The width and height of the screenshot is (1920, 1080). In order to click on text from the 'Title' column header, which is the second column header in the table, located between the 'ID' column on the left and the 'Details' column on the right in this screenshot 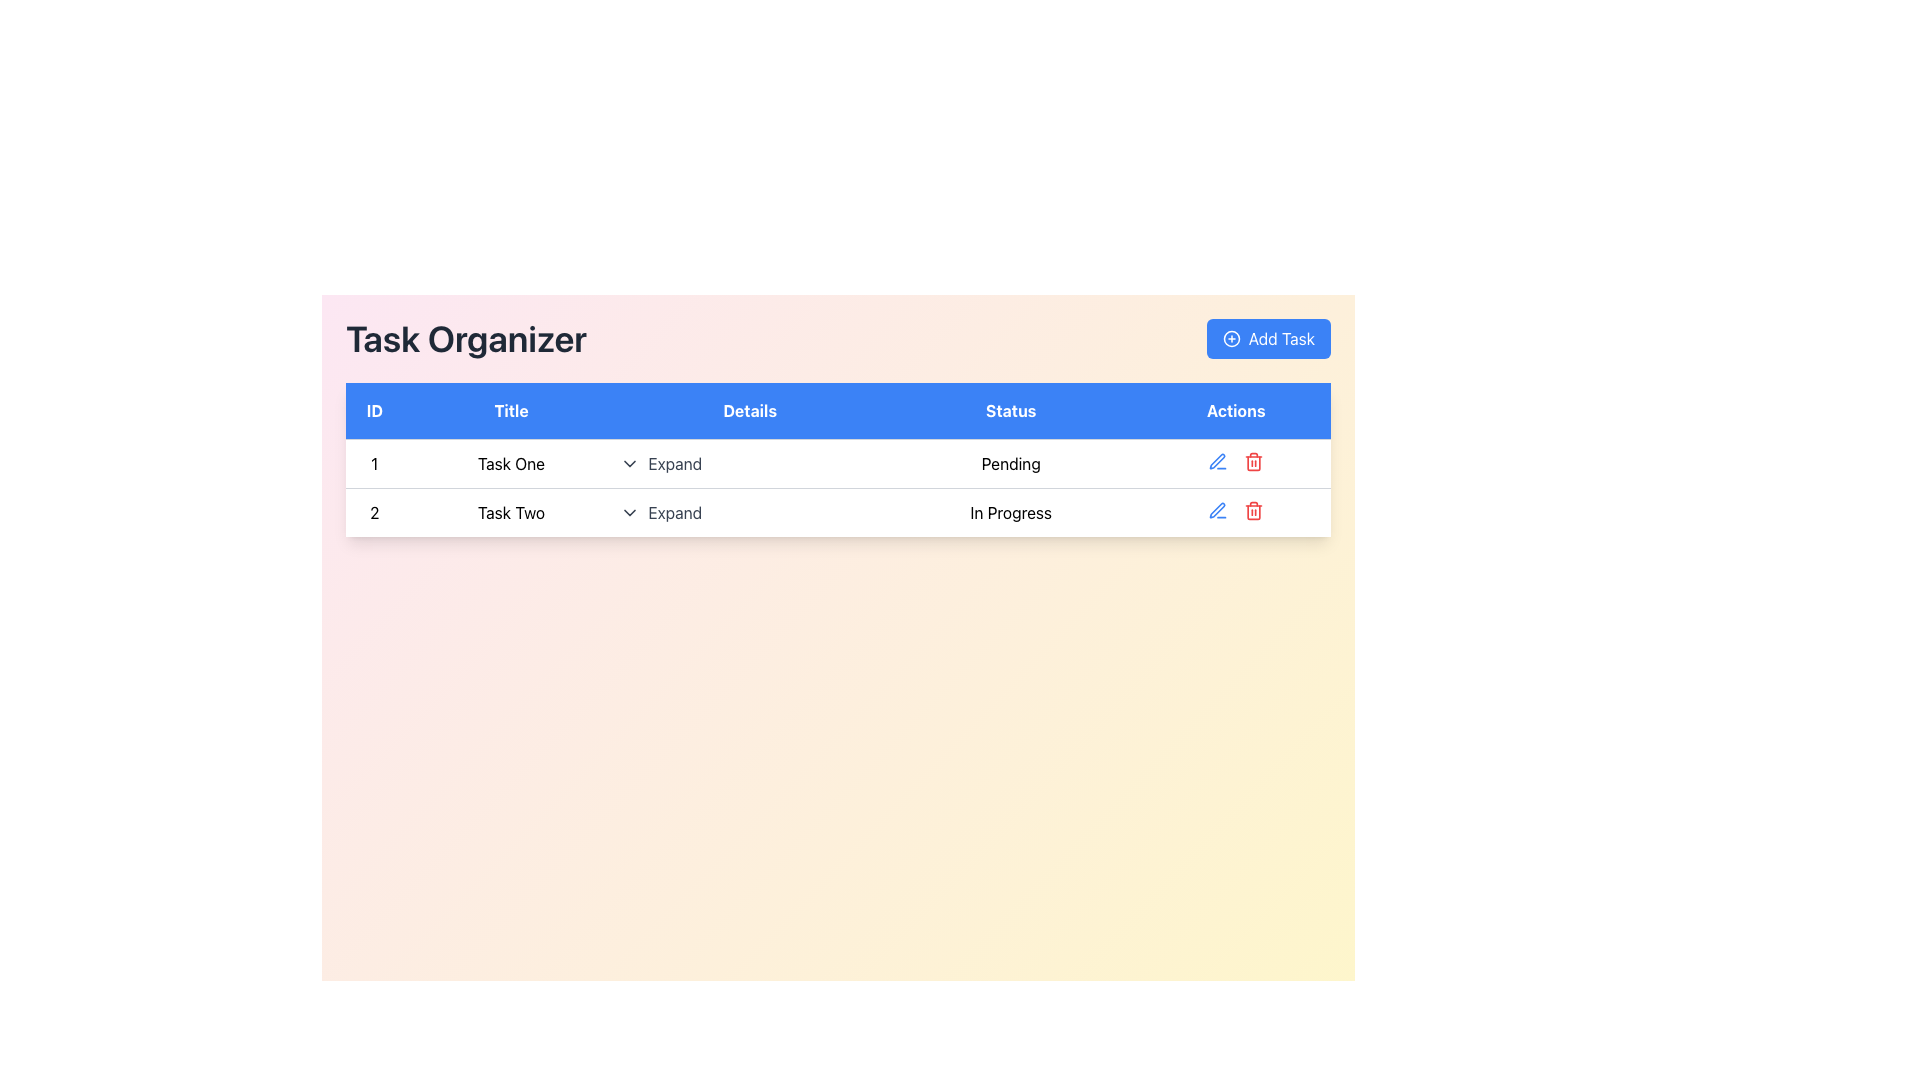, I will do `click(511, 410)`.